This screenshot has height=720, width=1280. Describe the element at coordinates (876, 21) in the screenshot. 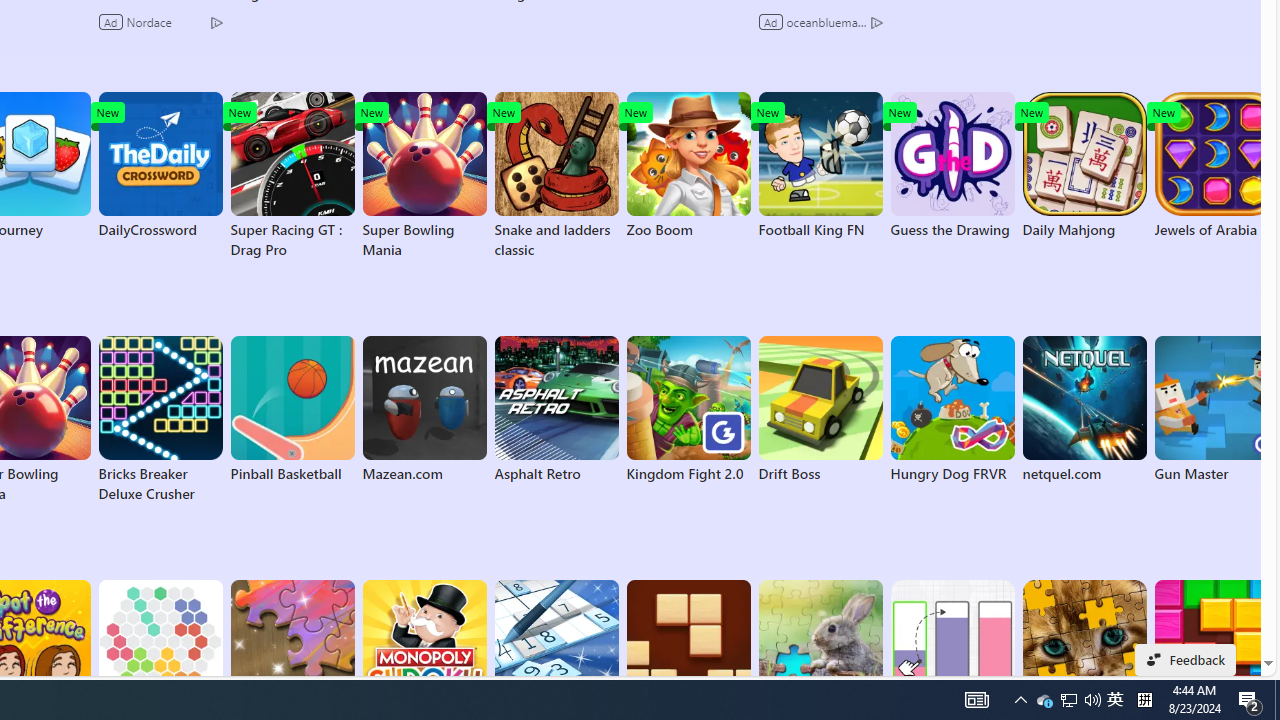

I see `'Class: ad-choice  ad-choice-mono '` at that location.